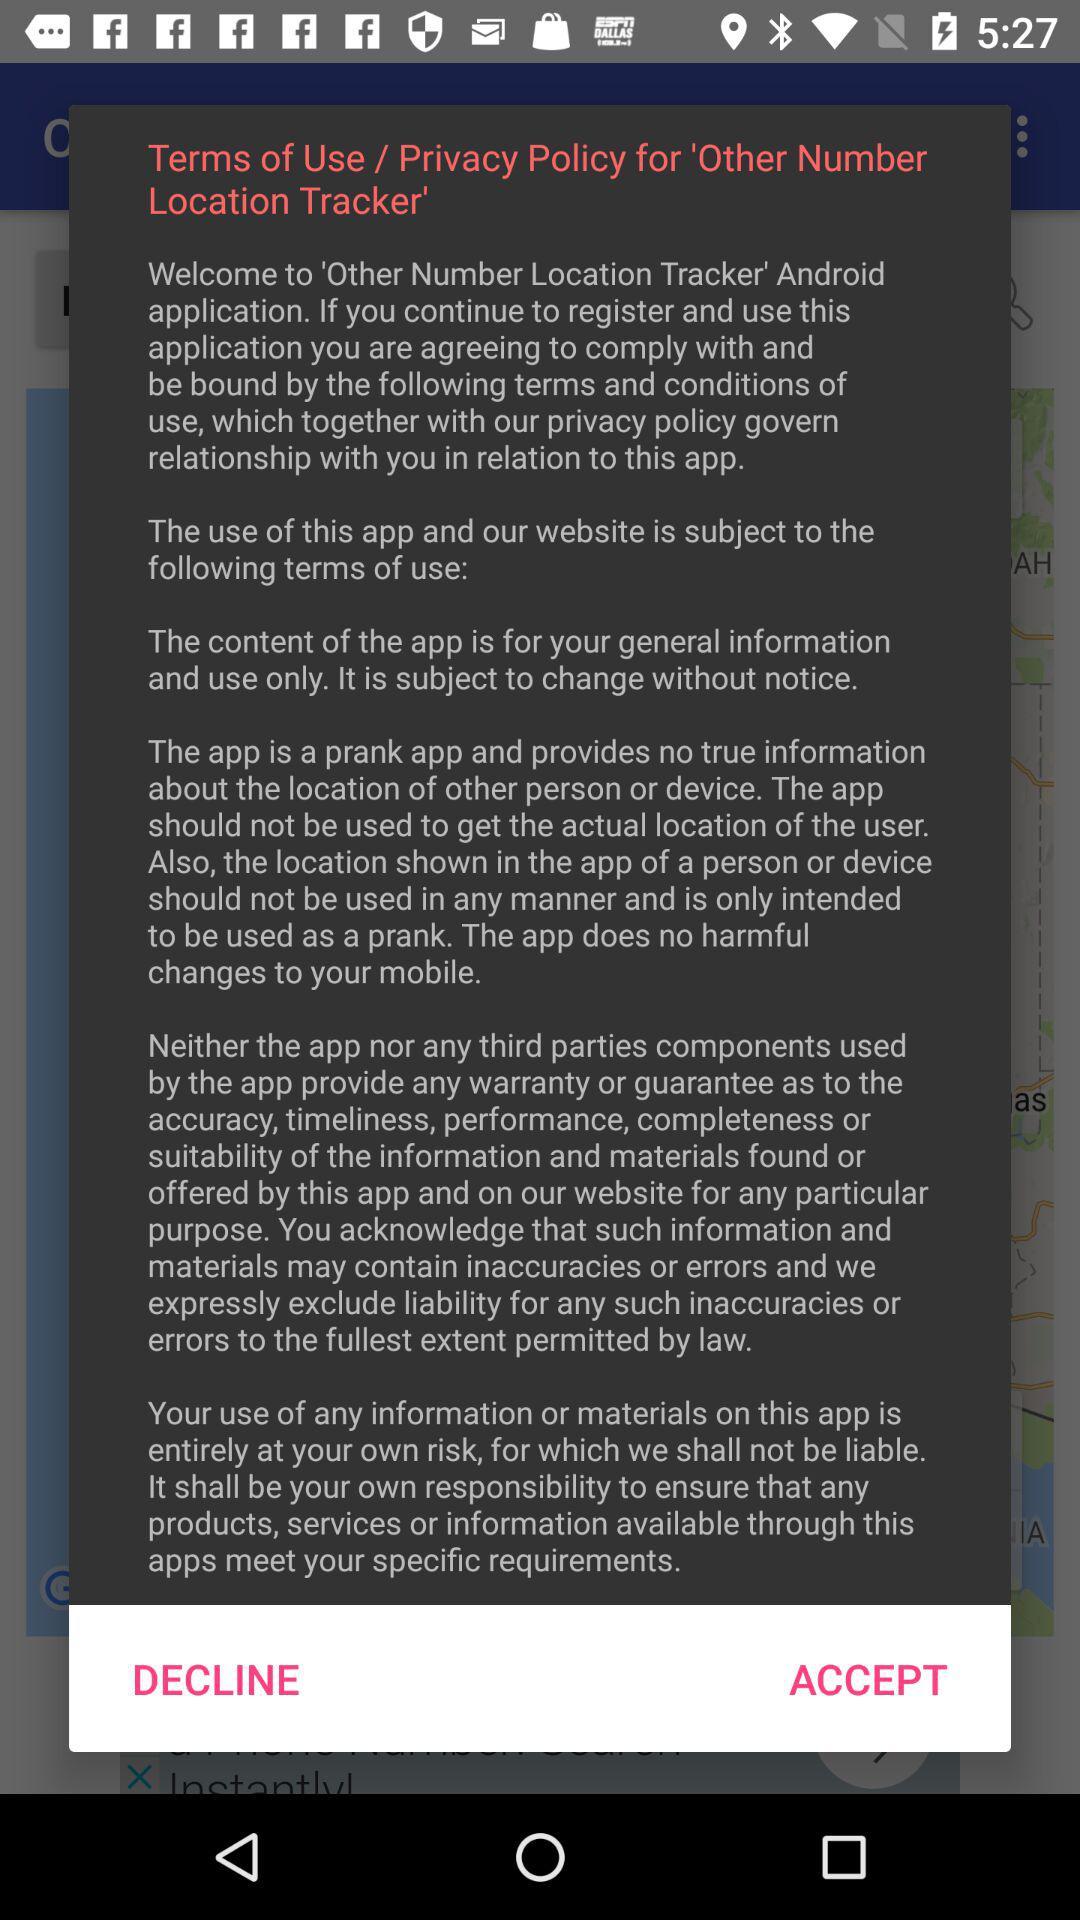 Image resolution: width=1080 pixels, height=1920 pixels. What do you see at coordinates (867, 1678) in the screenshot?
I see `icon to the right of the decline icon` at bounding box center [867, 1678].